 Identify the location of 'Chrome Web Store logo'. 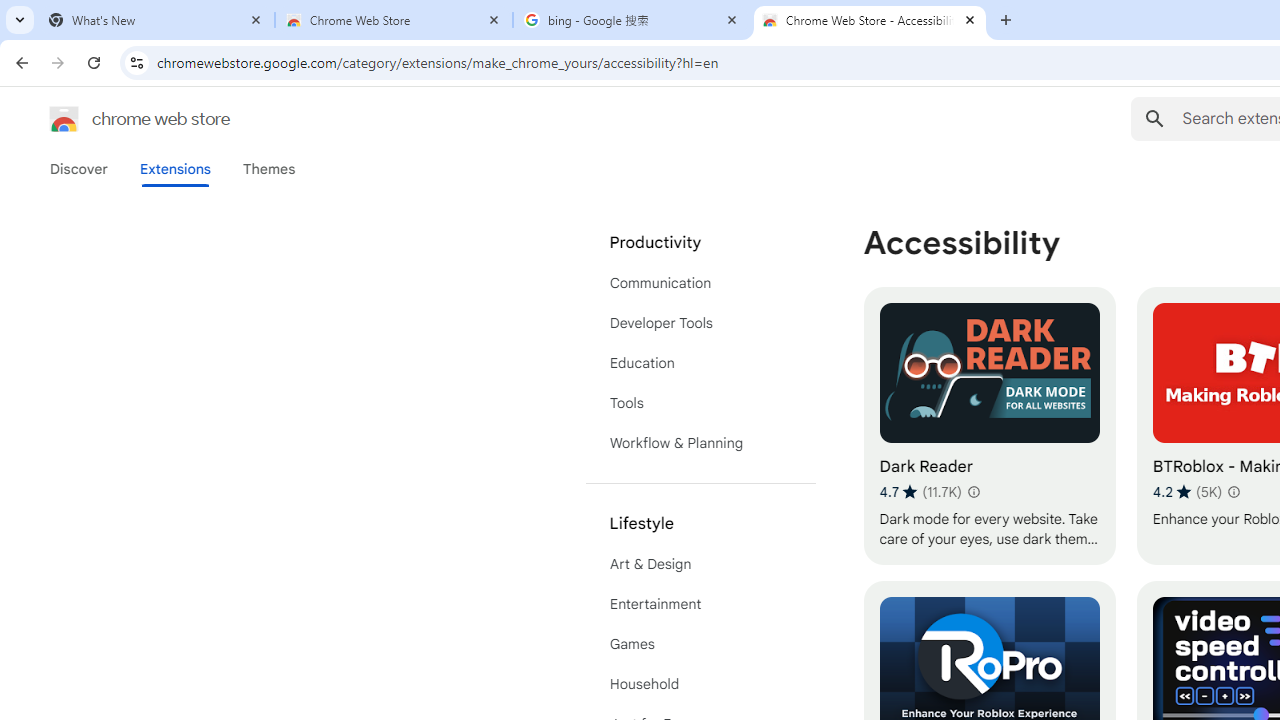
(64, 119).